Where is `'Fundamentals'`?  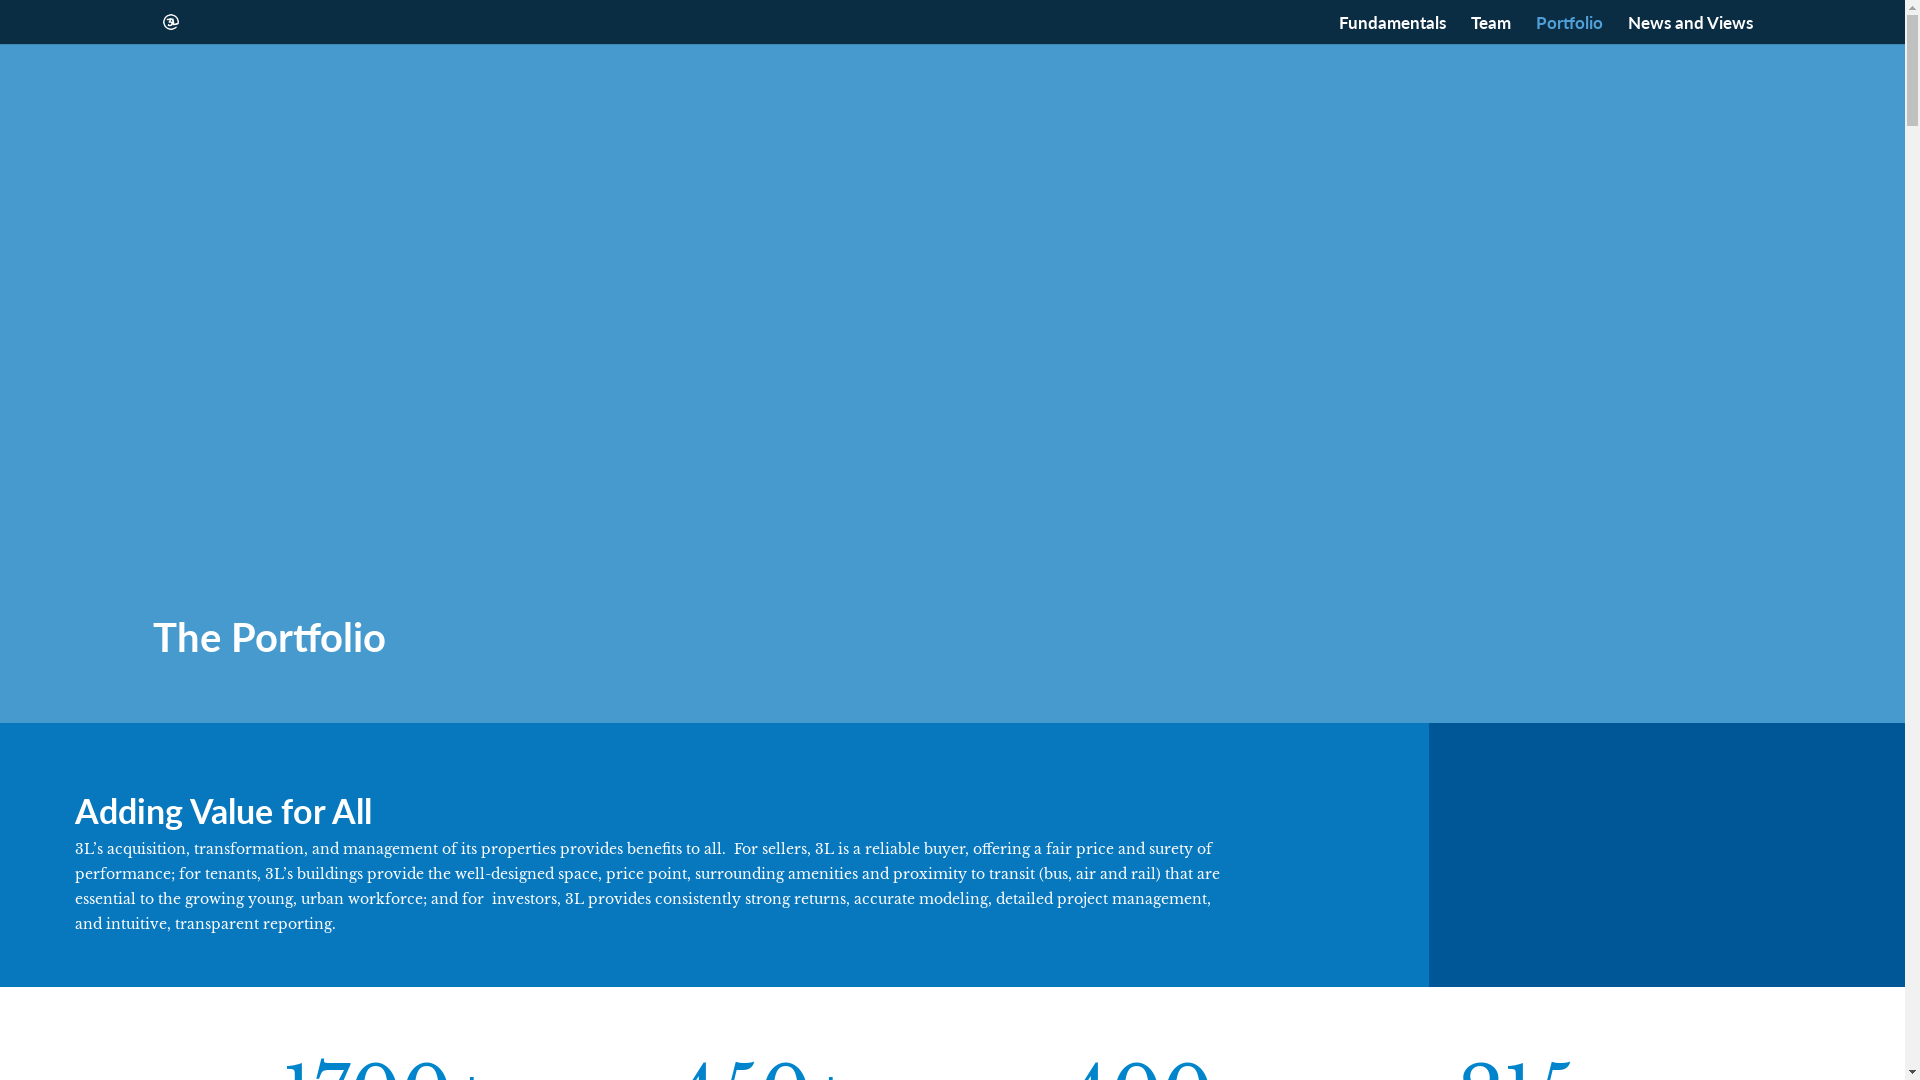
'Fundamentals' is located at coordinates (1390, 29).